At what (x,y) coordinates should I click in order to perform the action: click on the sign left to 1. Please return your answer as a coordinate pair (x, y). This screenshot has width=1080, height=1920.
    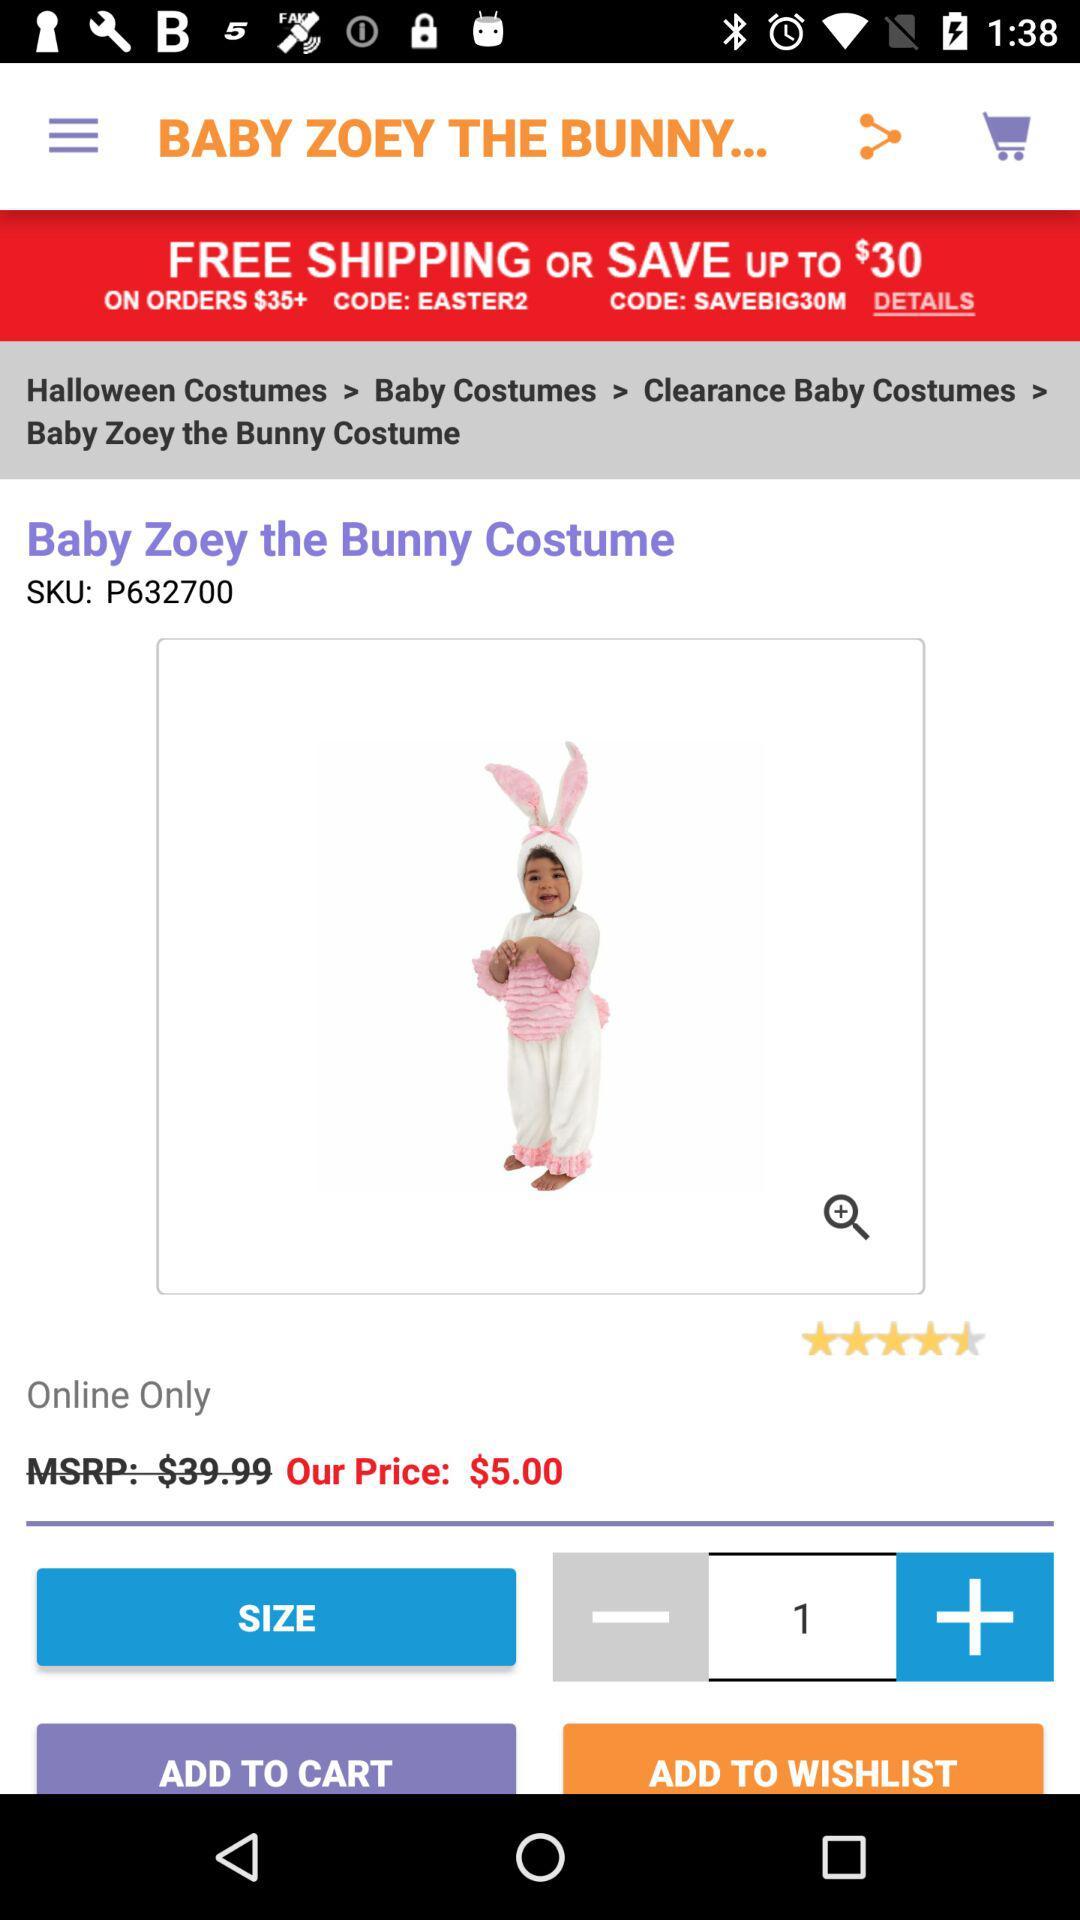
    Looking at the image, I should click on (631, 1617).